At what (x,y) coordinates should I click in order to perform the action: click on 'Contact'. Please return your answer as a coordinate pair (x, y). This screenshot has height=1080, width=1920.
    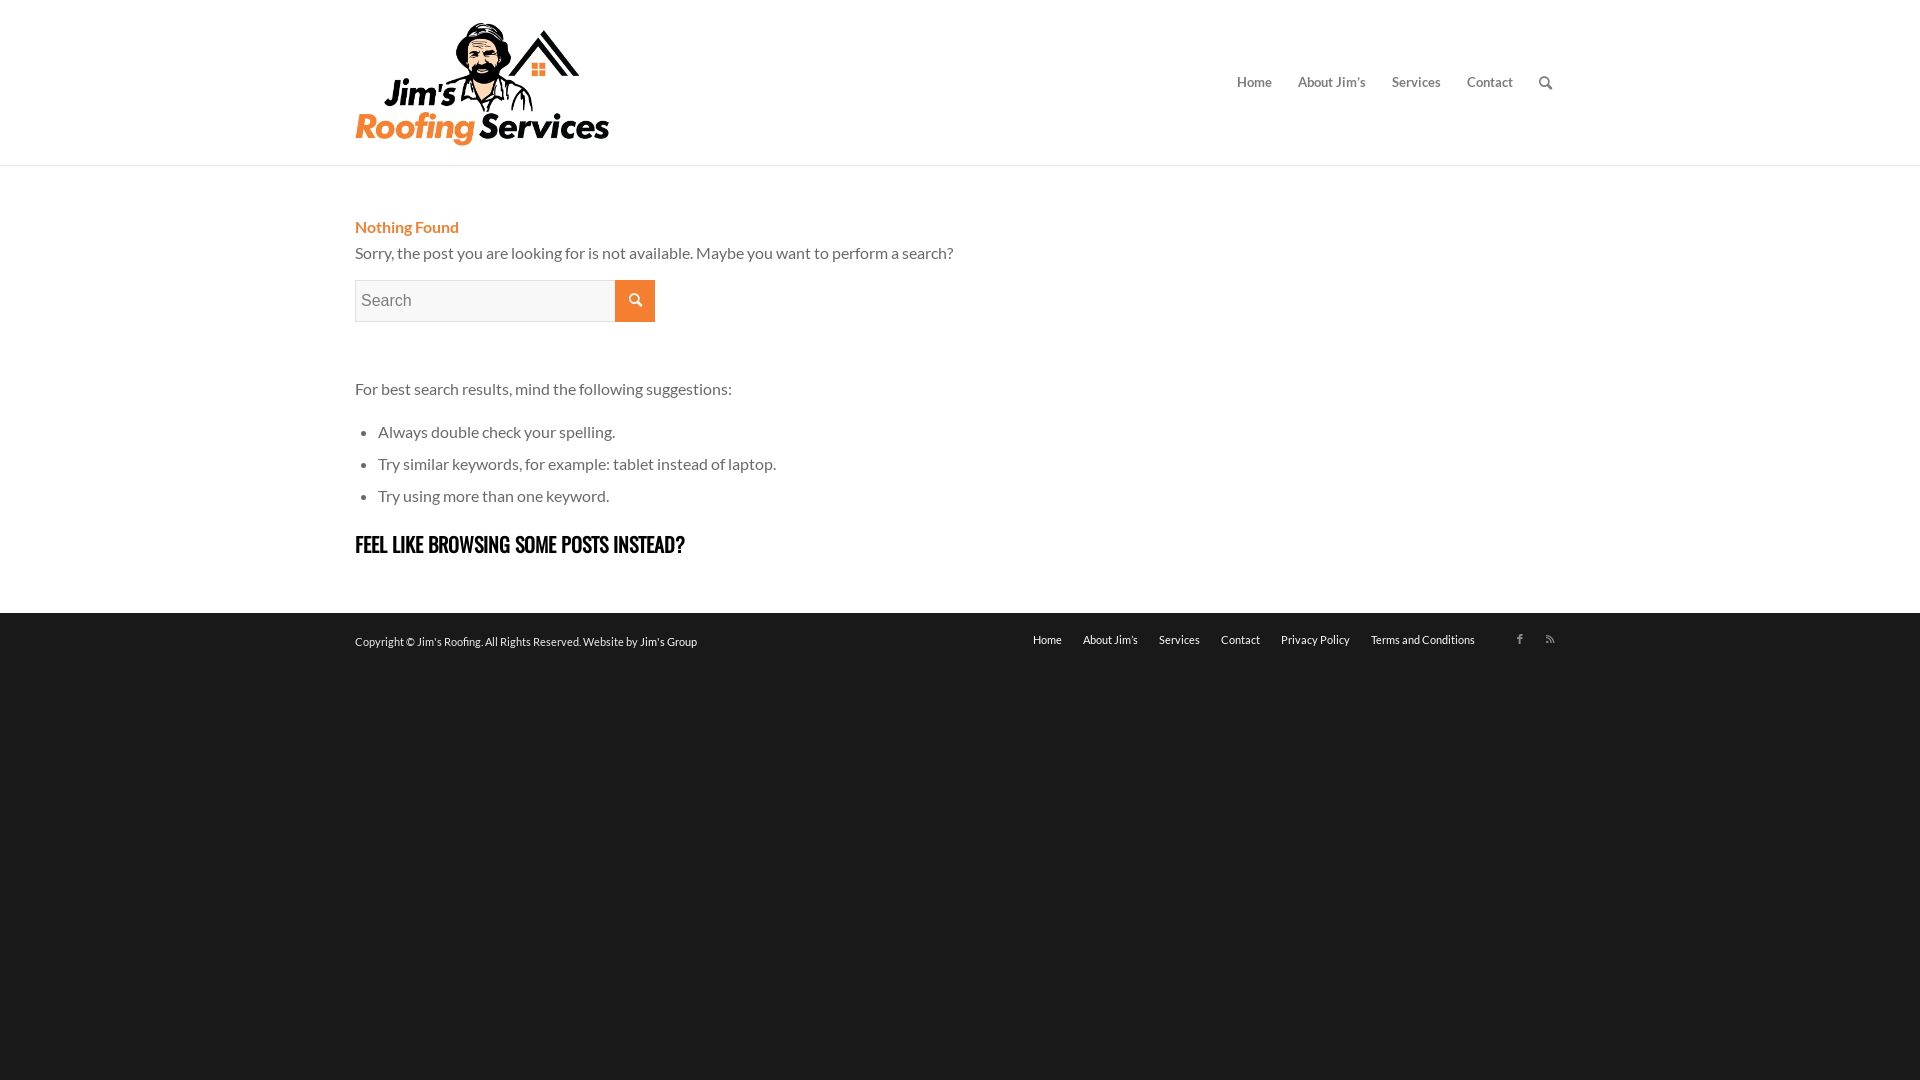
    Looking at the image, I should click on (1489, 81).